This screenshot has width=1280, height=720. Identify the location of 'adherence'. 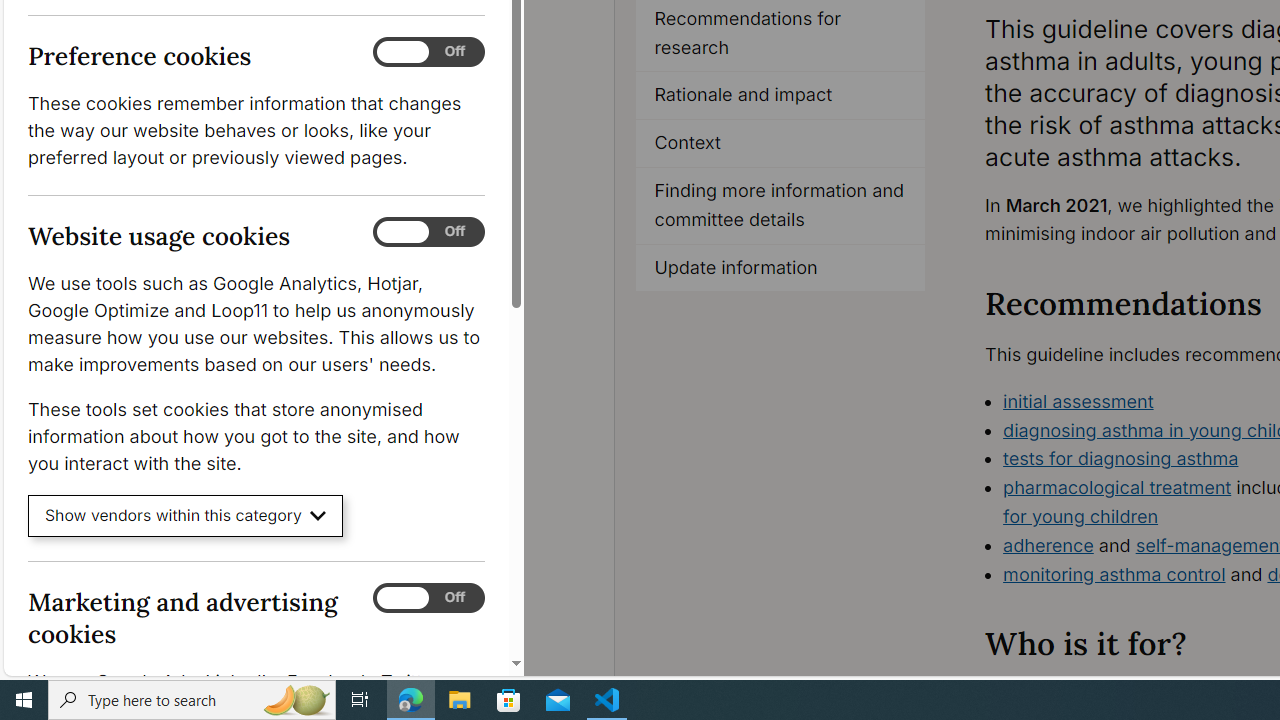
(1047, 545).